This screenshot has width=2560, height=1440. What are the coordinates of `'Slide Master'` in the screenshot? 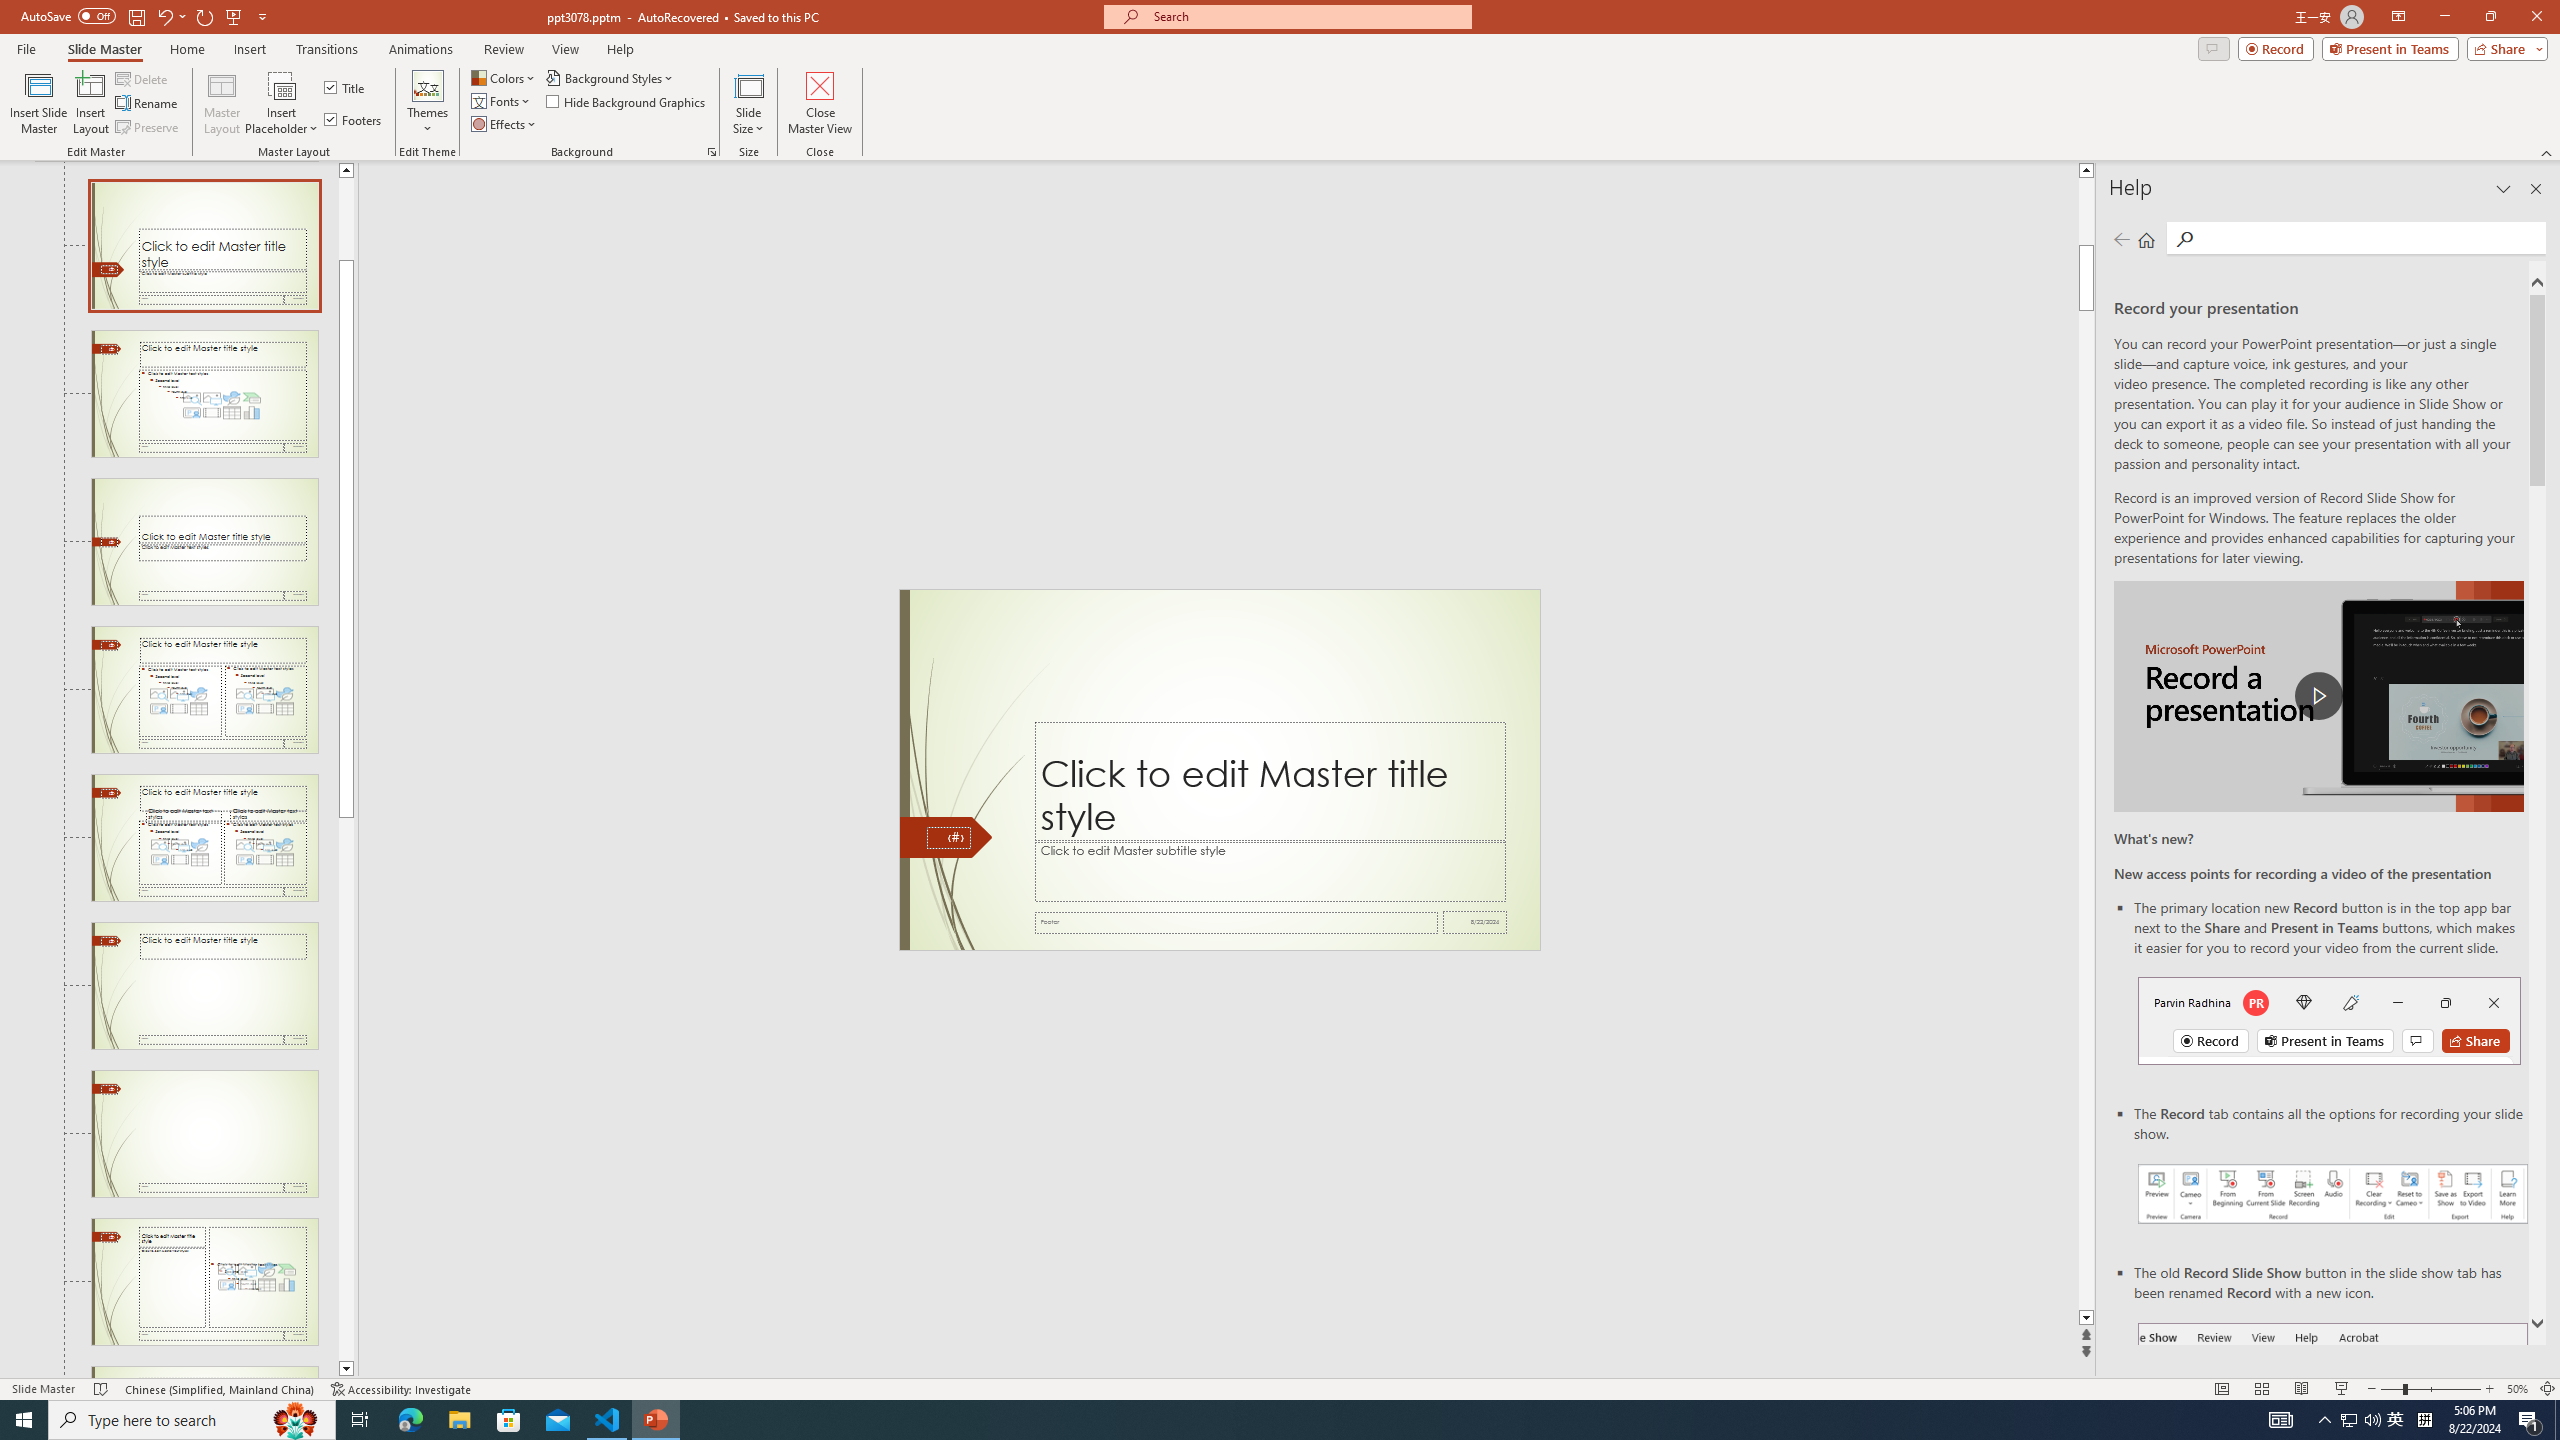 It's located at (103, 49).